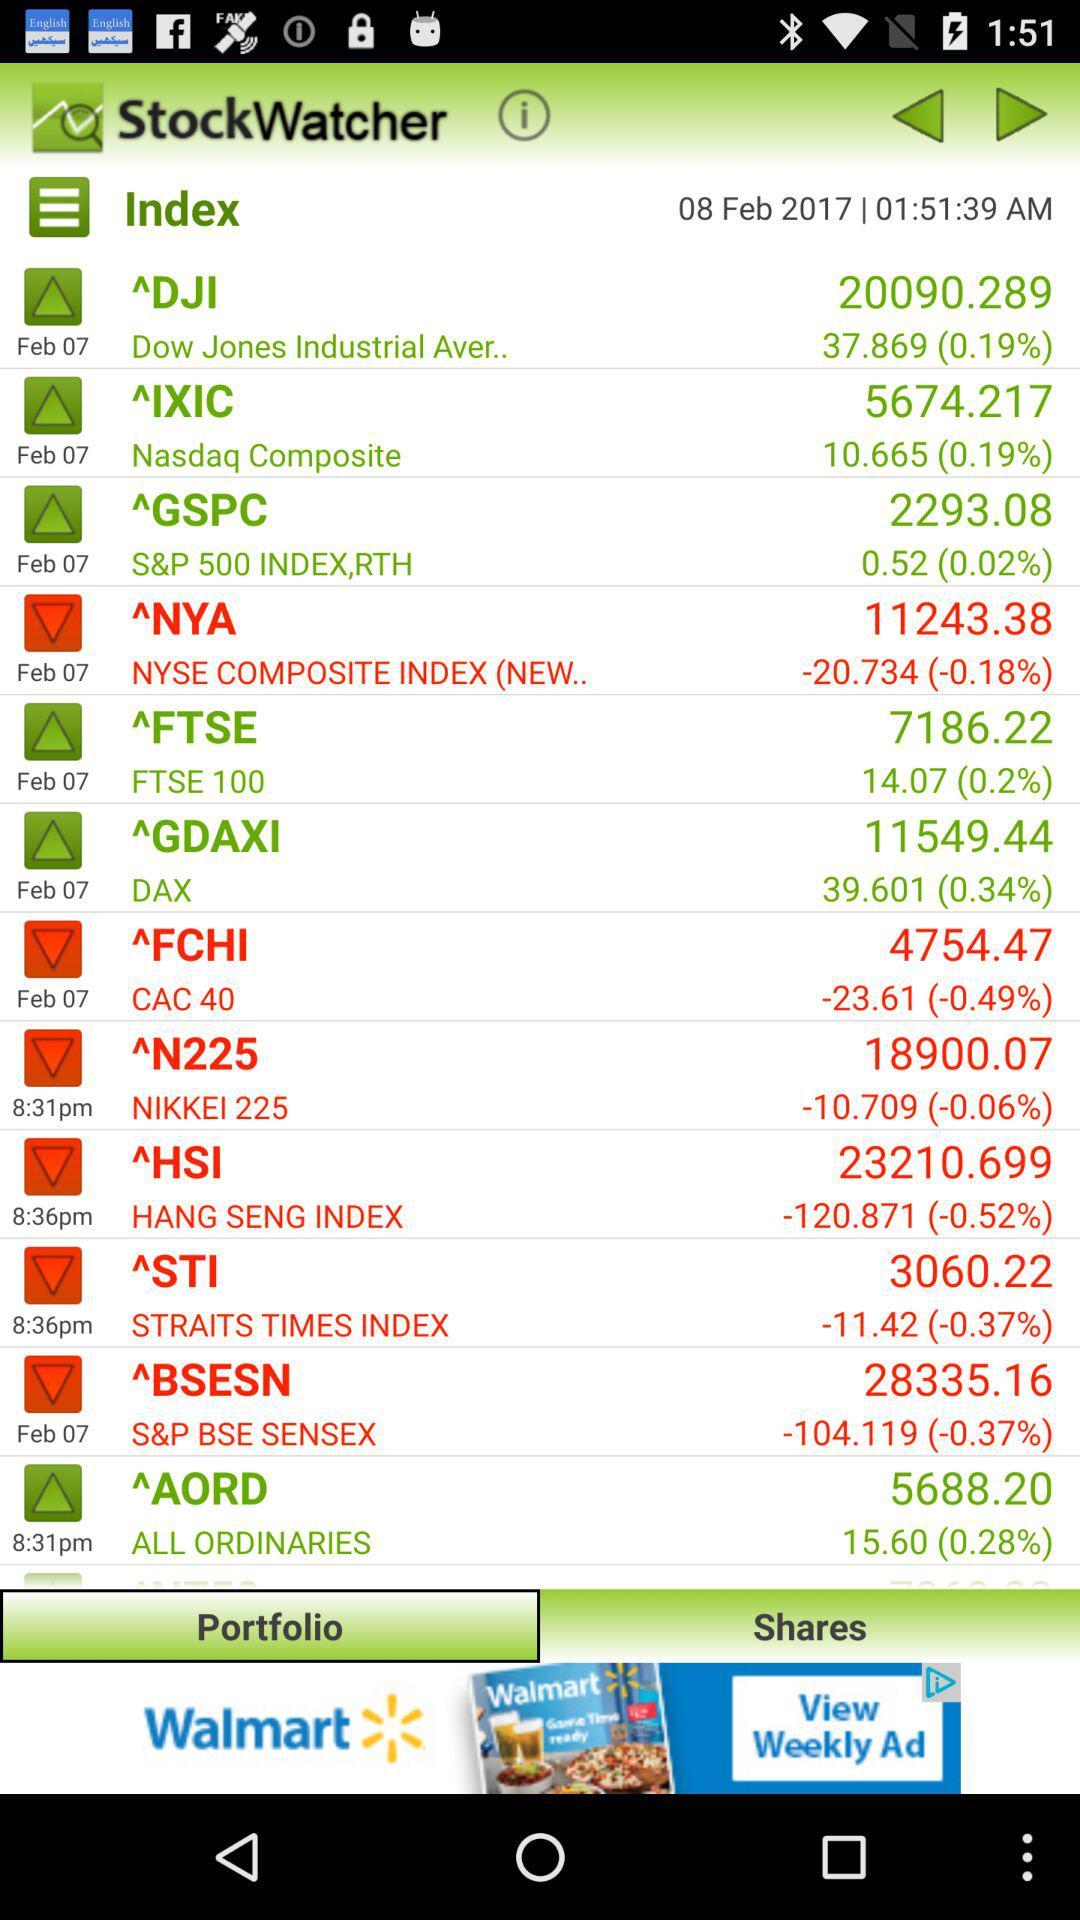  I want to click on the info icon, so click(523, 122).